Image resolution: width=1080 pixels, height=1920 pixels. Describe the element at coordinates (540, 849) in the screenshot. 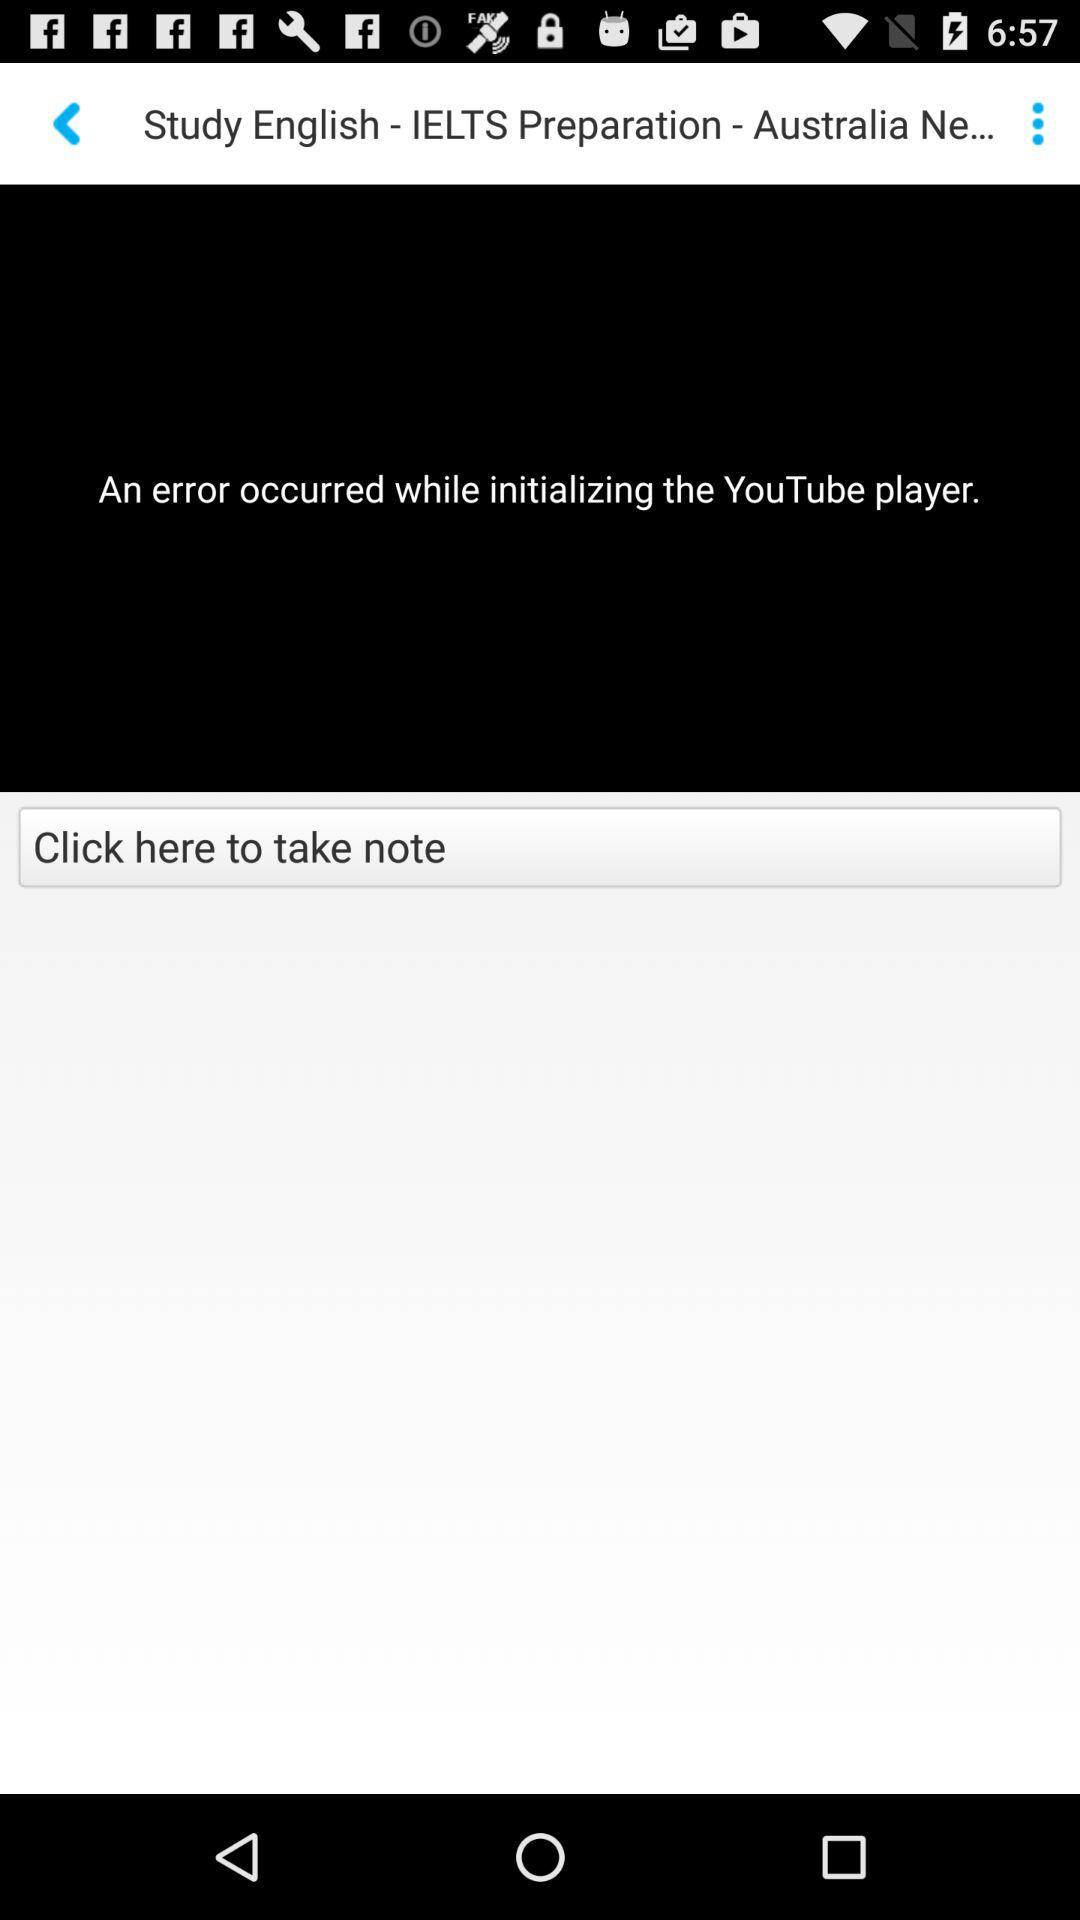

I see `click here to app` at that location.